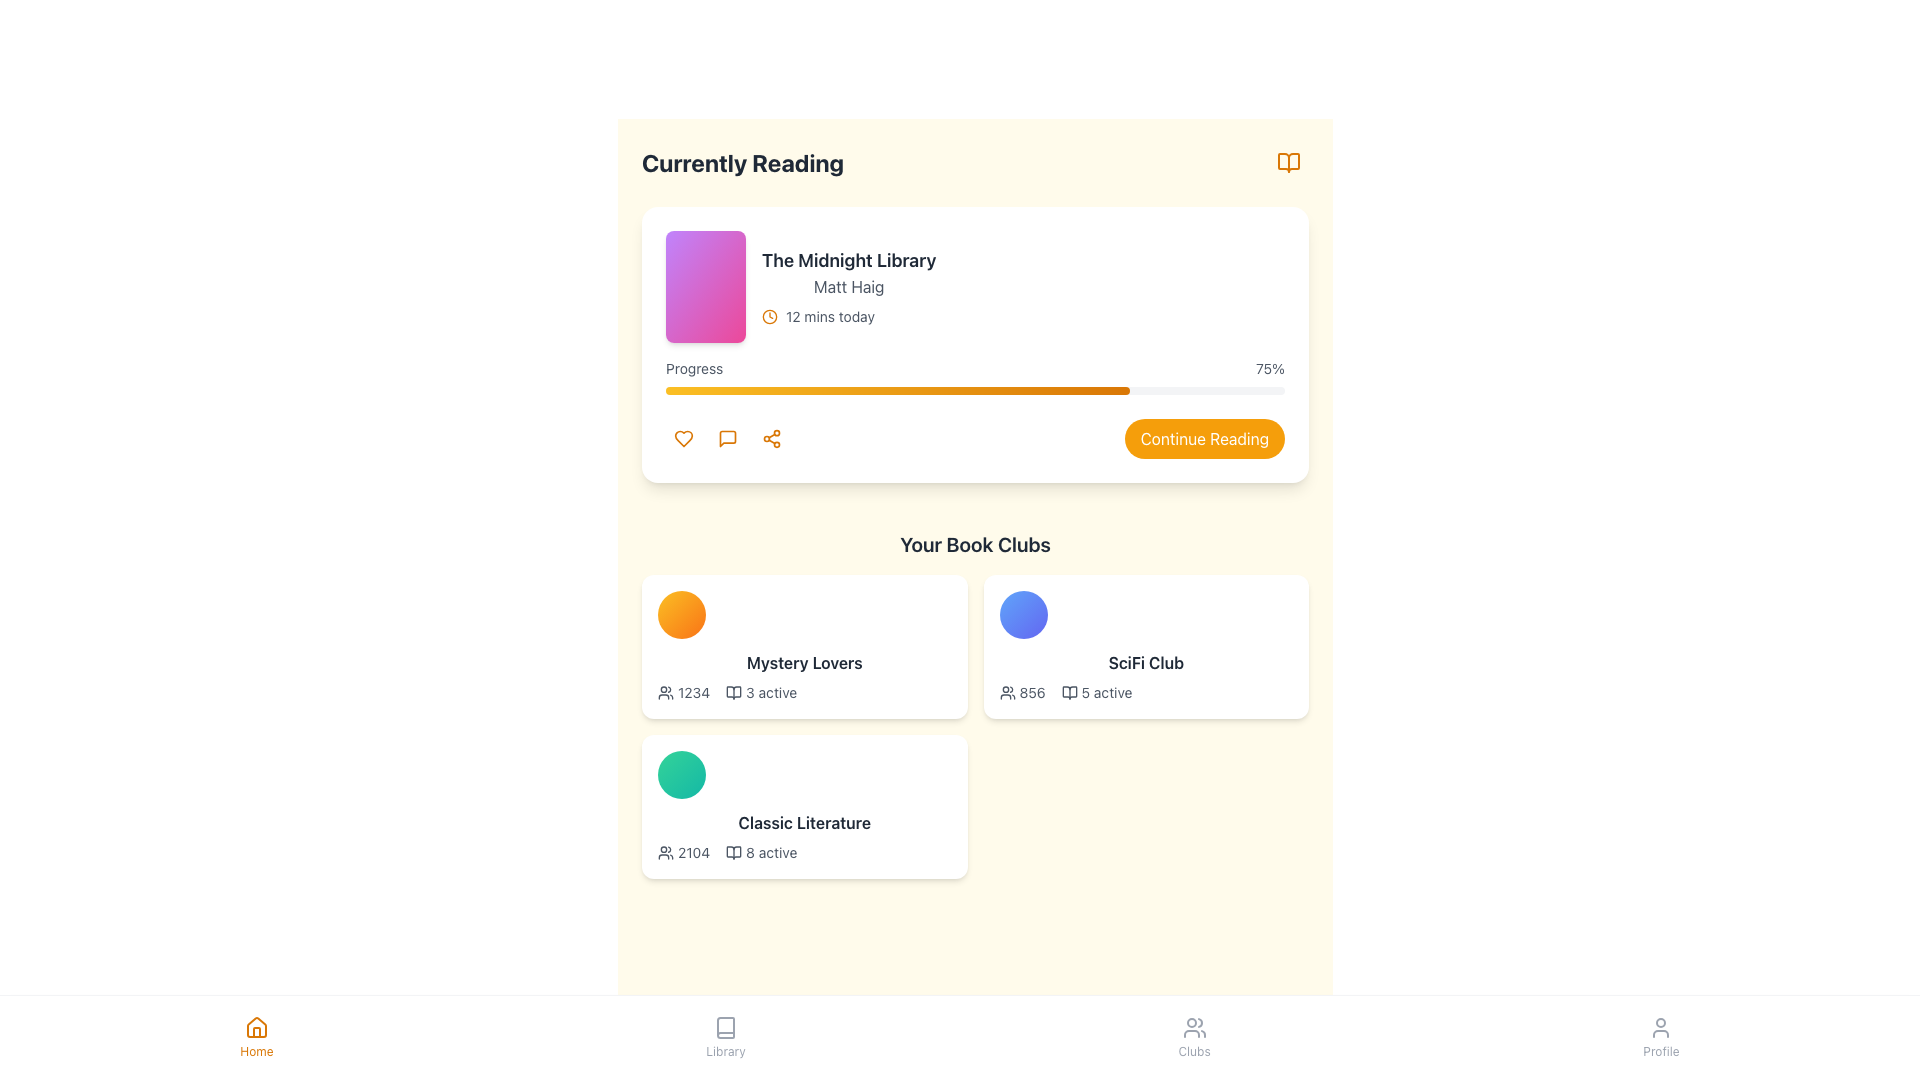  What do you see at coordinates (1146, 647) in the screenshot?
I see `the 'SciFi Club' card element, which is a rectangular card with rounded corners and a white background, containing a circular gradient graphic in blue shades and the text 'SciFi Club' and '8565 active', to focus on it` at bounding box center [1146, 647].